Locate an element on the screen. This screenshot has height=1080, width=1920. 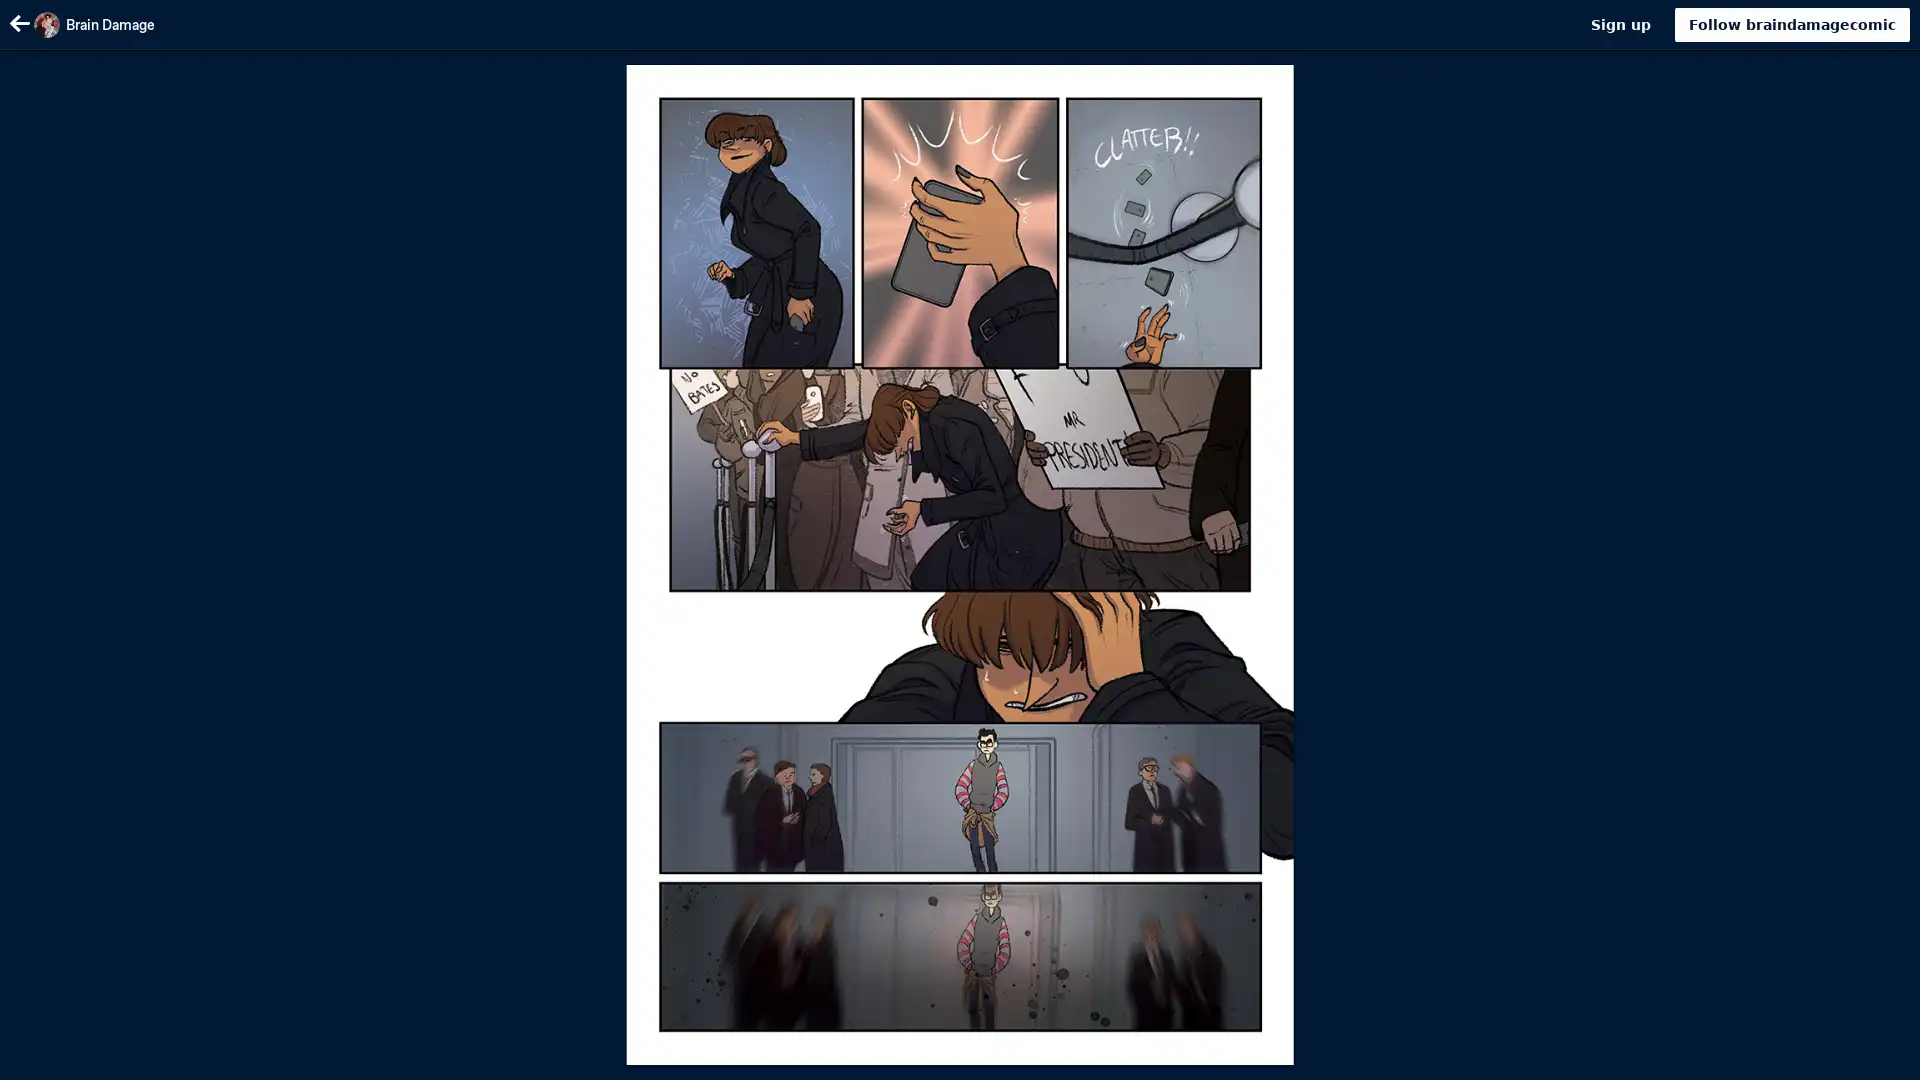
Scroll to top is located at coordinates (1880, 1057).